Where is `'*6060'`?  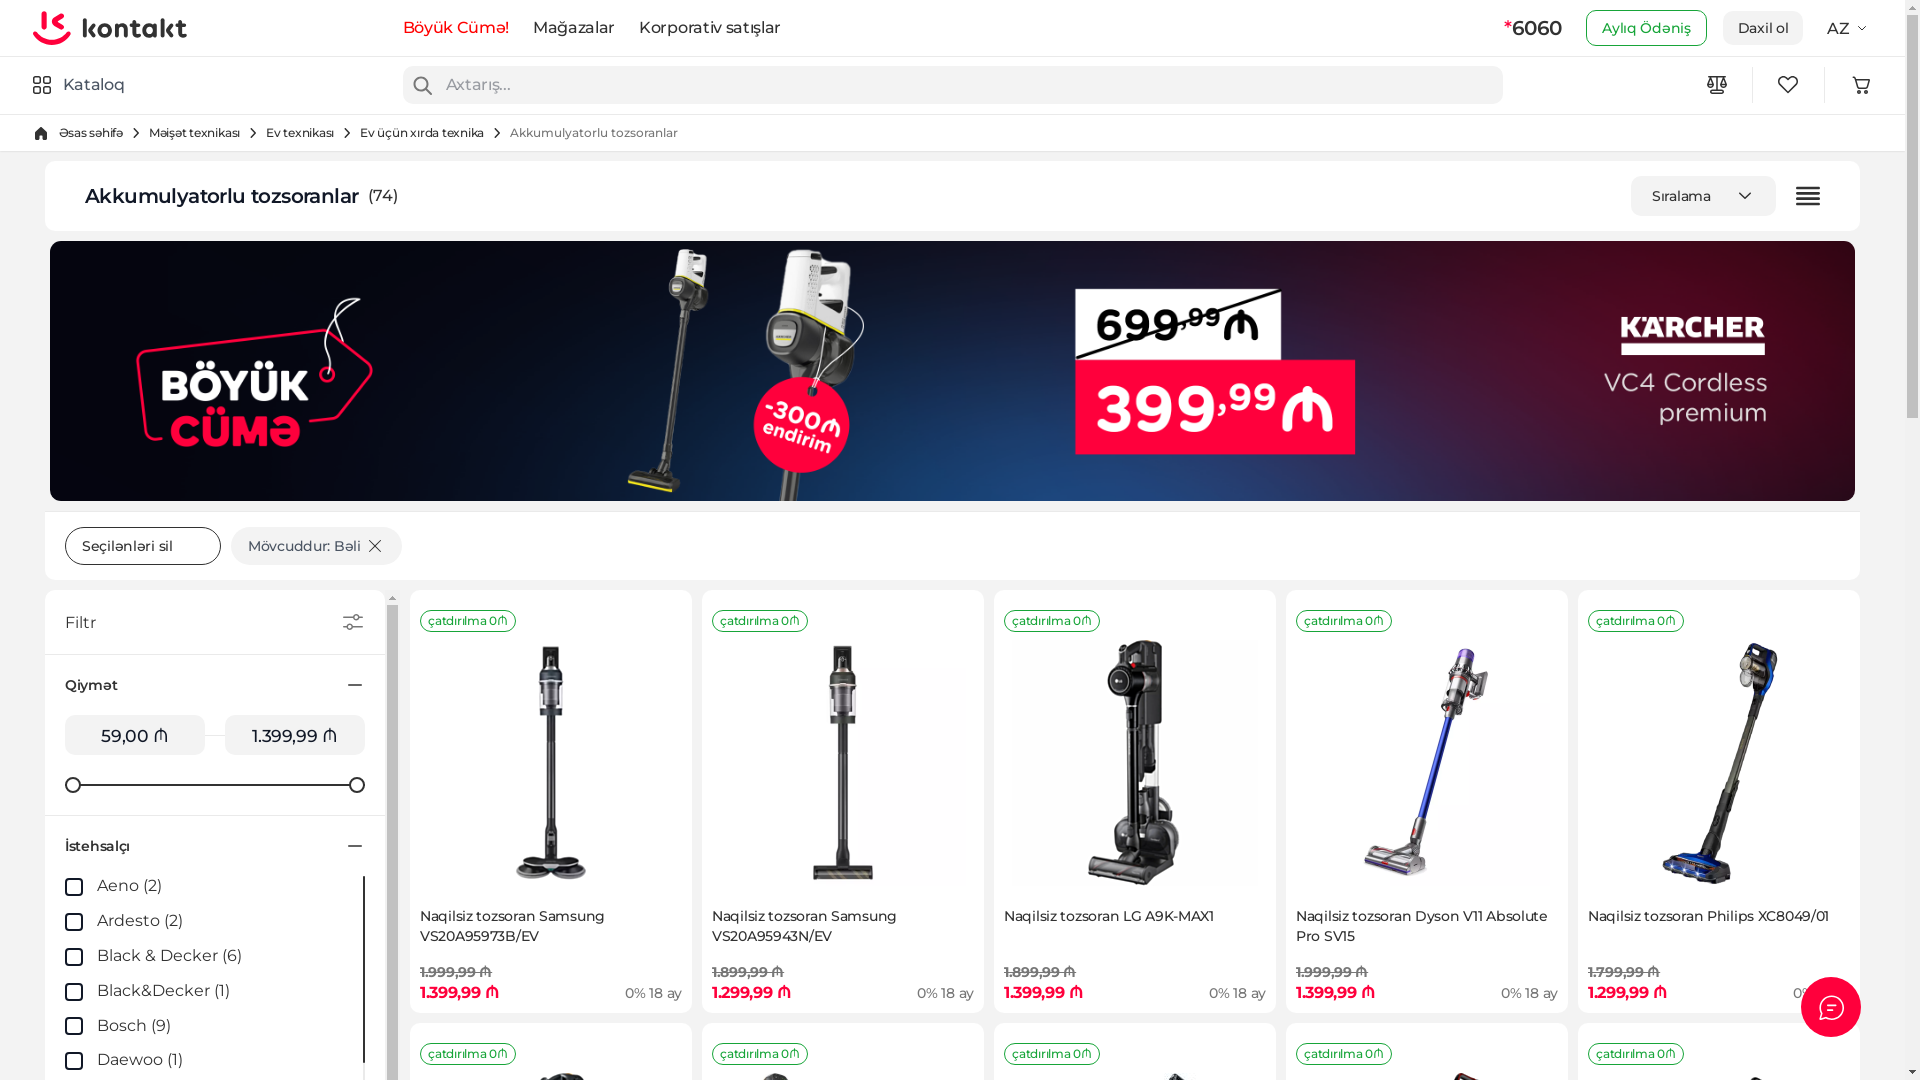
'*6060' is located at coordinates (1503, 27).